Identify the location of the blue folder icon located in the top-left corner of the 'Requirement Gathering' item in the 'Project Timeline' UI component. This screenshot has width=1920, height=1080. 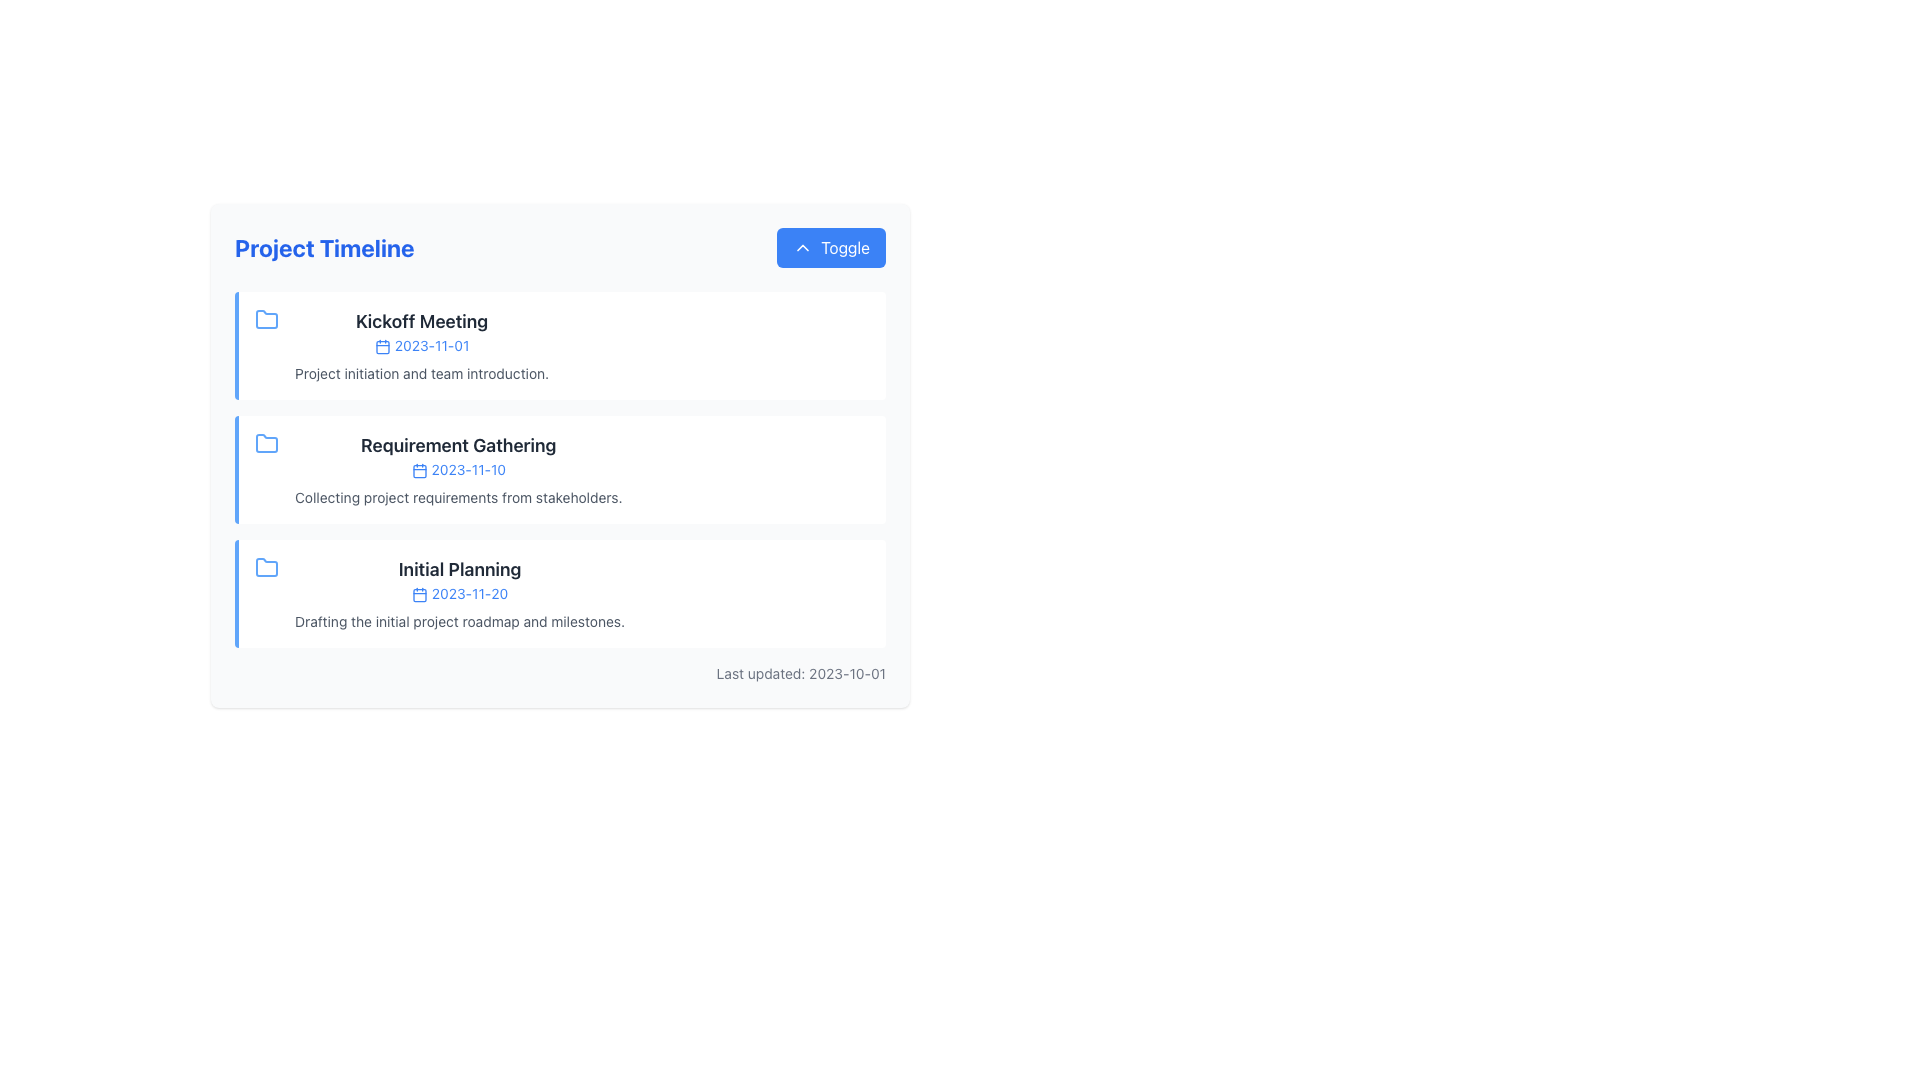
(266, 442).